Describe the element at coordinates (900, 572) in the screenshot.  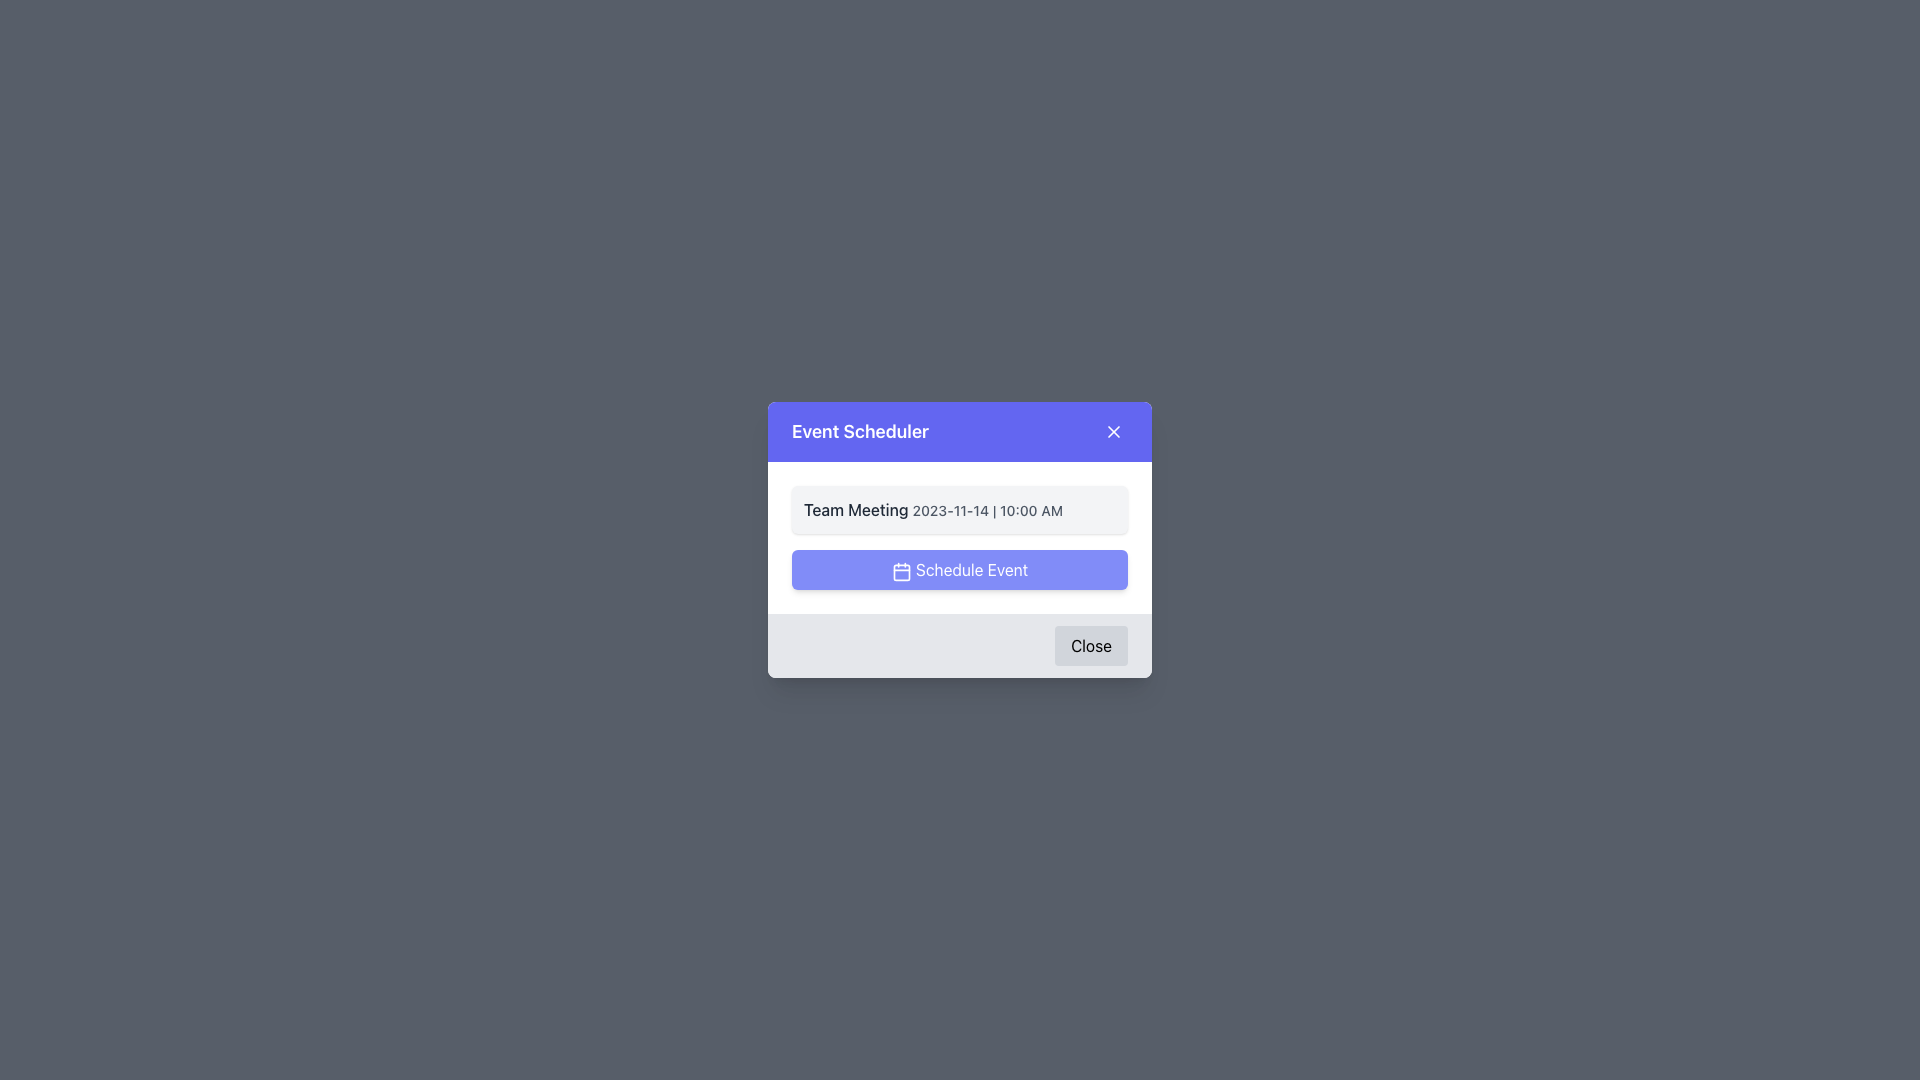
I see `the main body of the calendar icon, which represents a scheduling event, located adjacent to the text 'Schedule Event'` at that location.